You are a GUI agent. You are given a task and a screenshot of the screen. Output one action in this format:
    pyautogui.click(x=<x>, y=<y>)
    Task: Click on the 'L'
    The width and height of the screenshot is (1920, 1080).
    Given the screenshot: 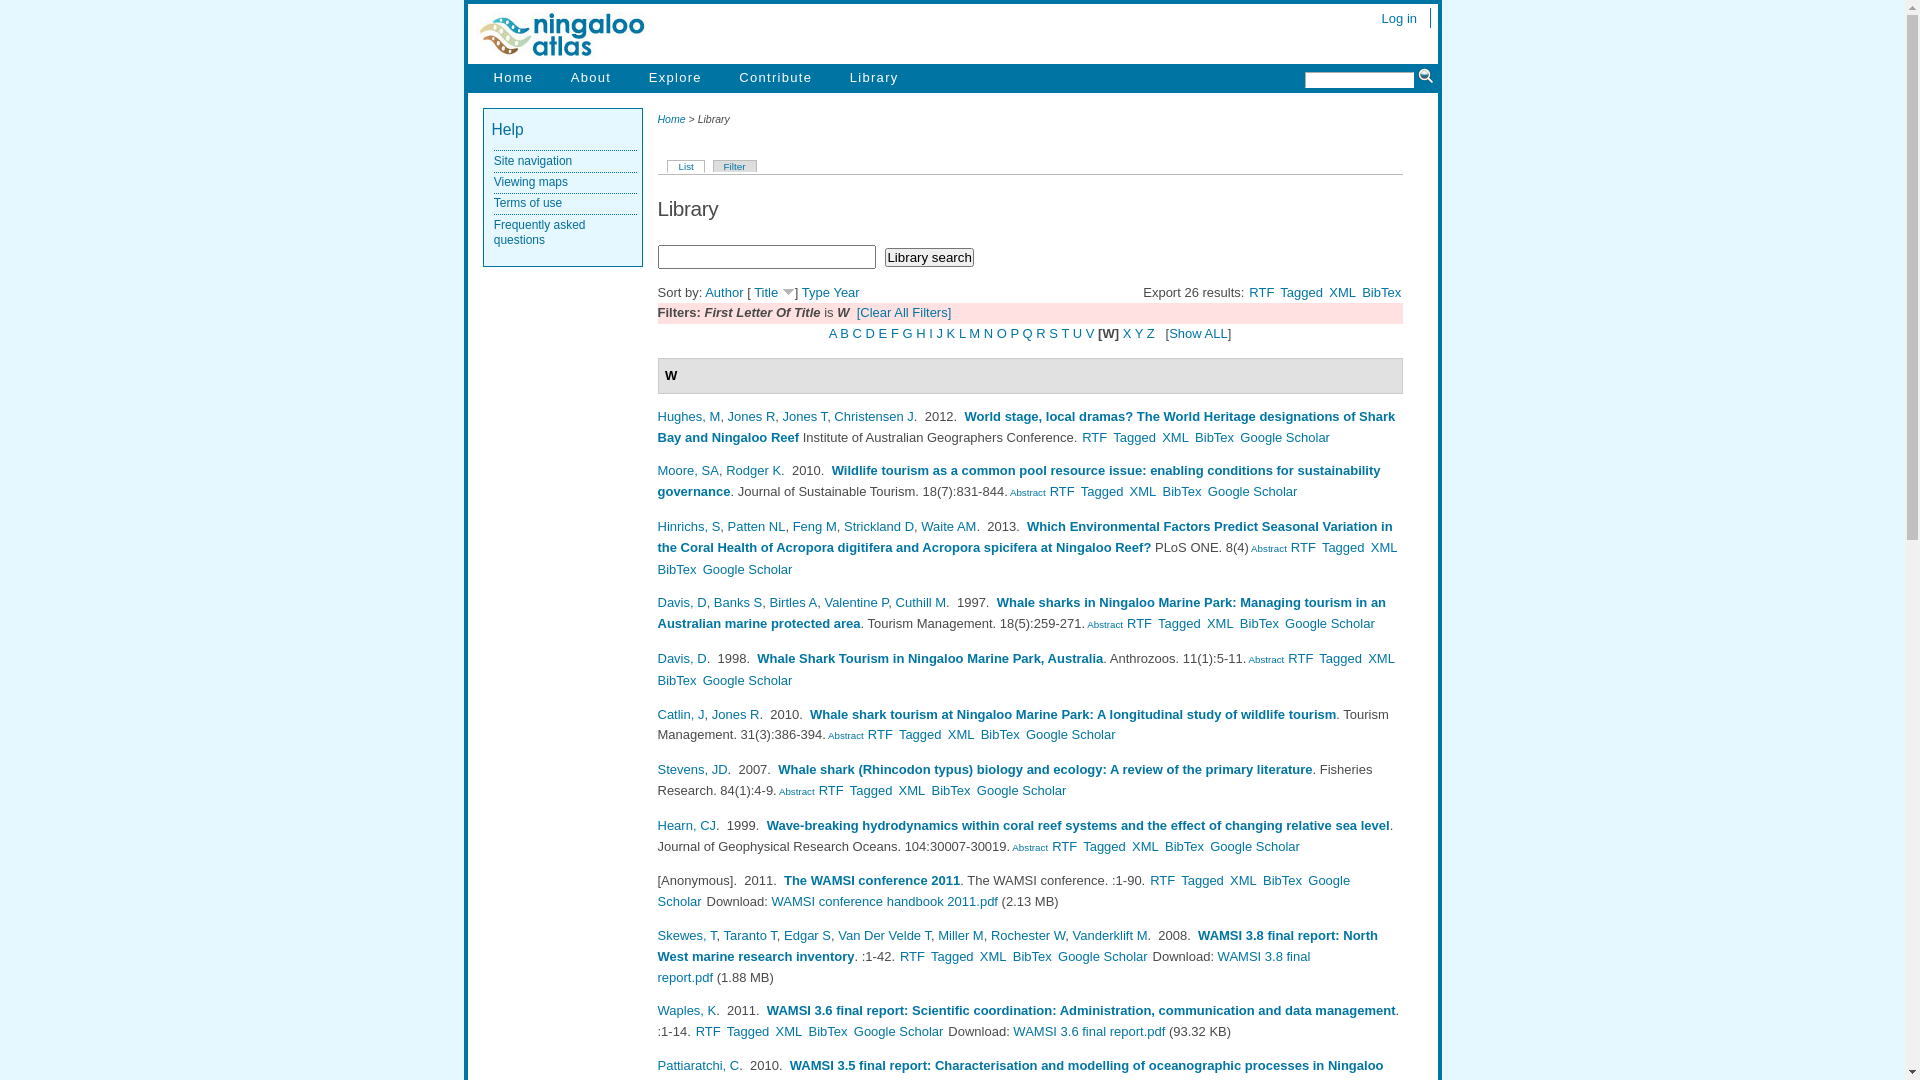 What is the action you would take?
    pyautogui.click(x=962, y=332)
    